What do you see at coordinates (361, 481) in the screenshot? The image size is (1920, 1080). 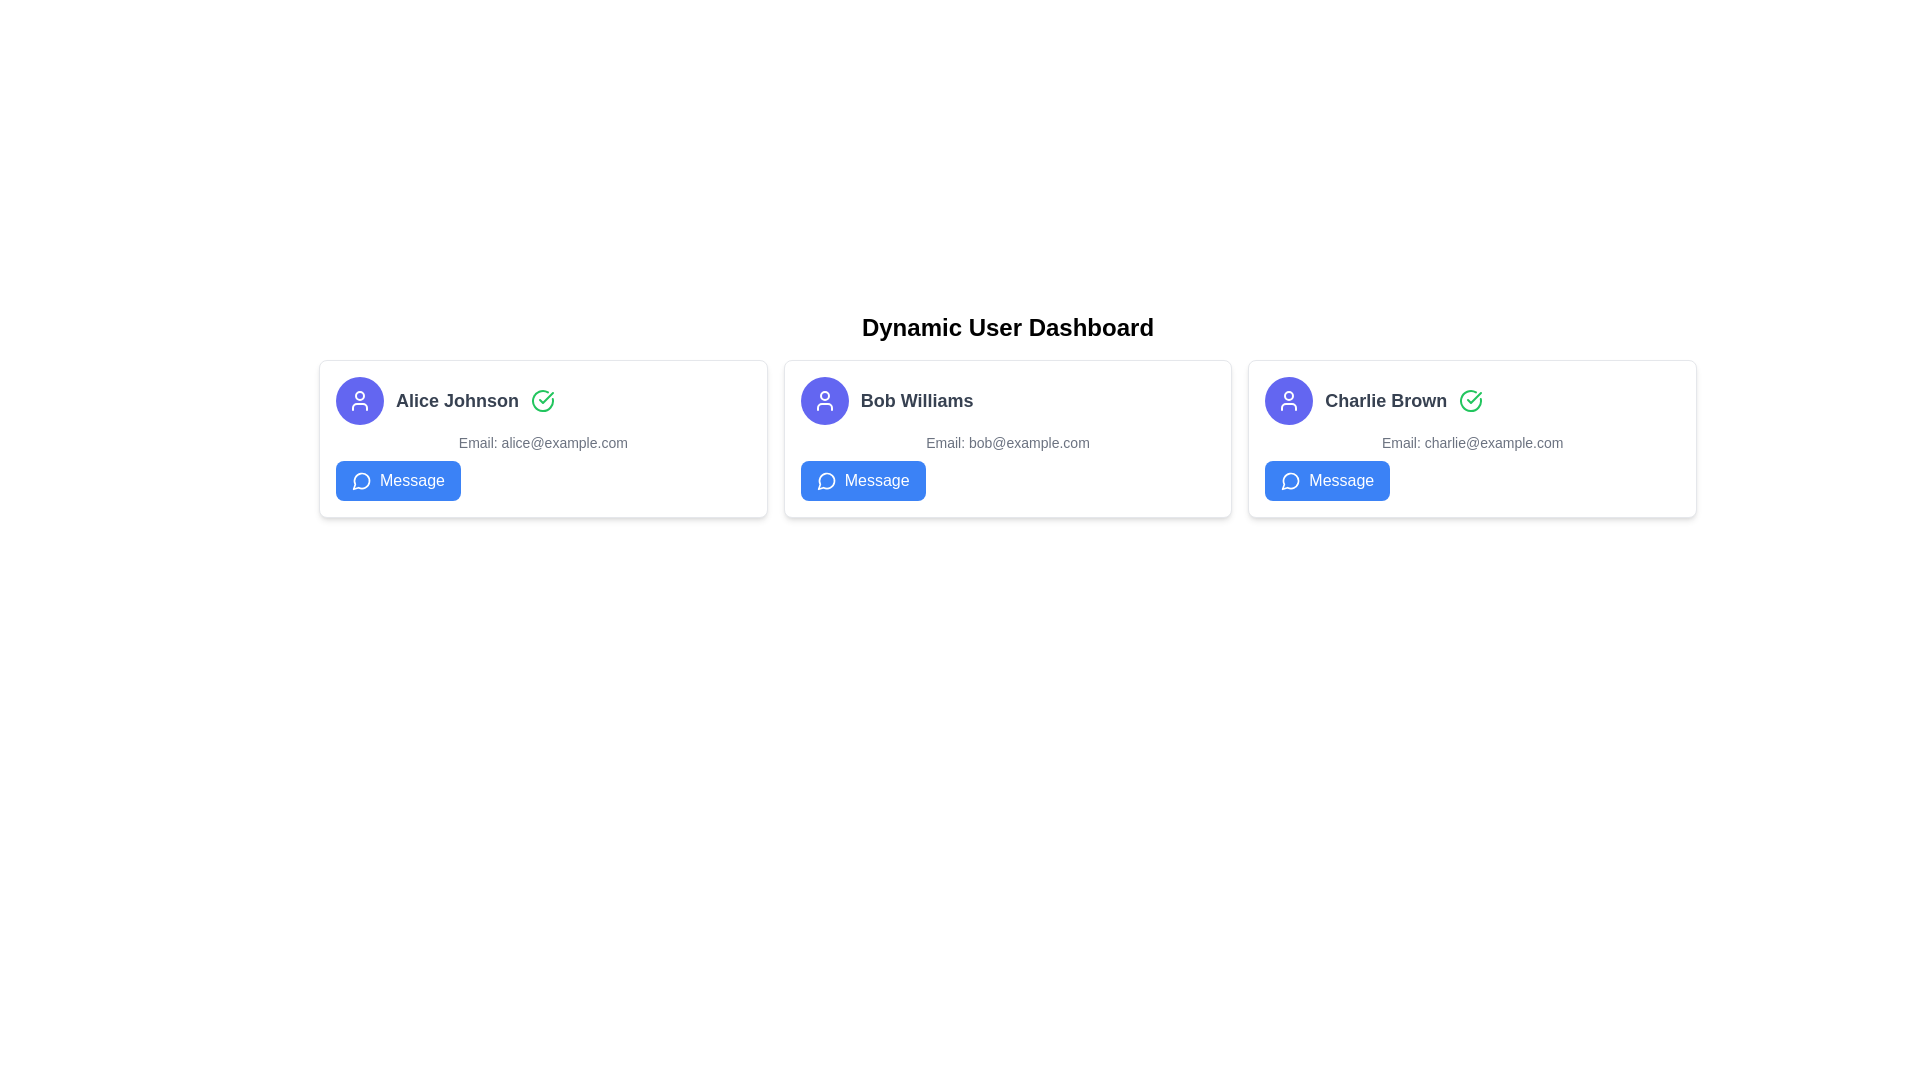 I see `the speech bubble icon within the 'Message' button for user 'Alice Johnson', which represents messaging functionality` at bounding box center [361, 481].